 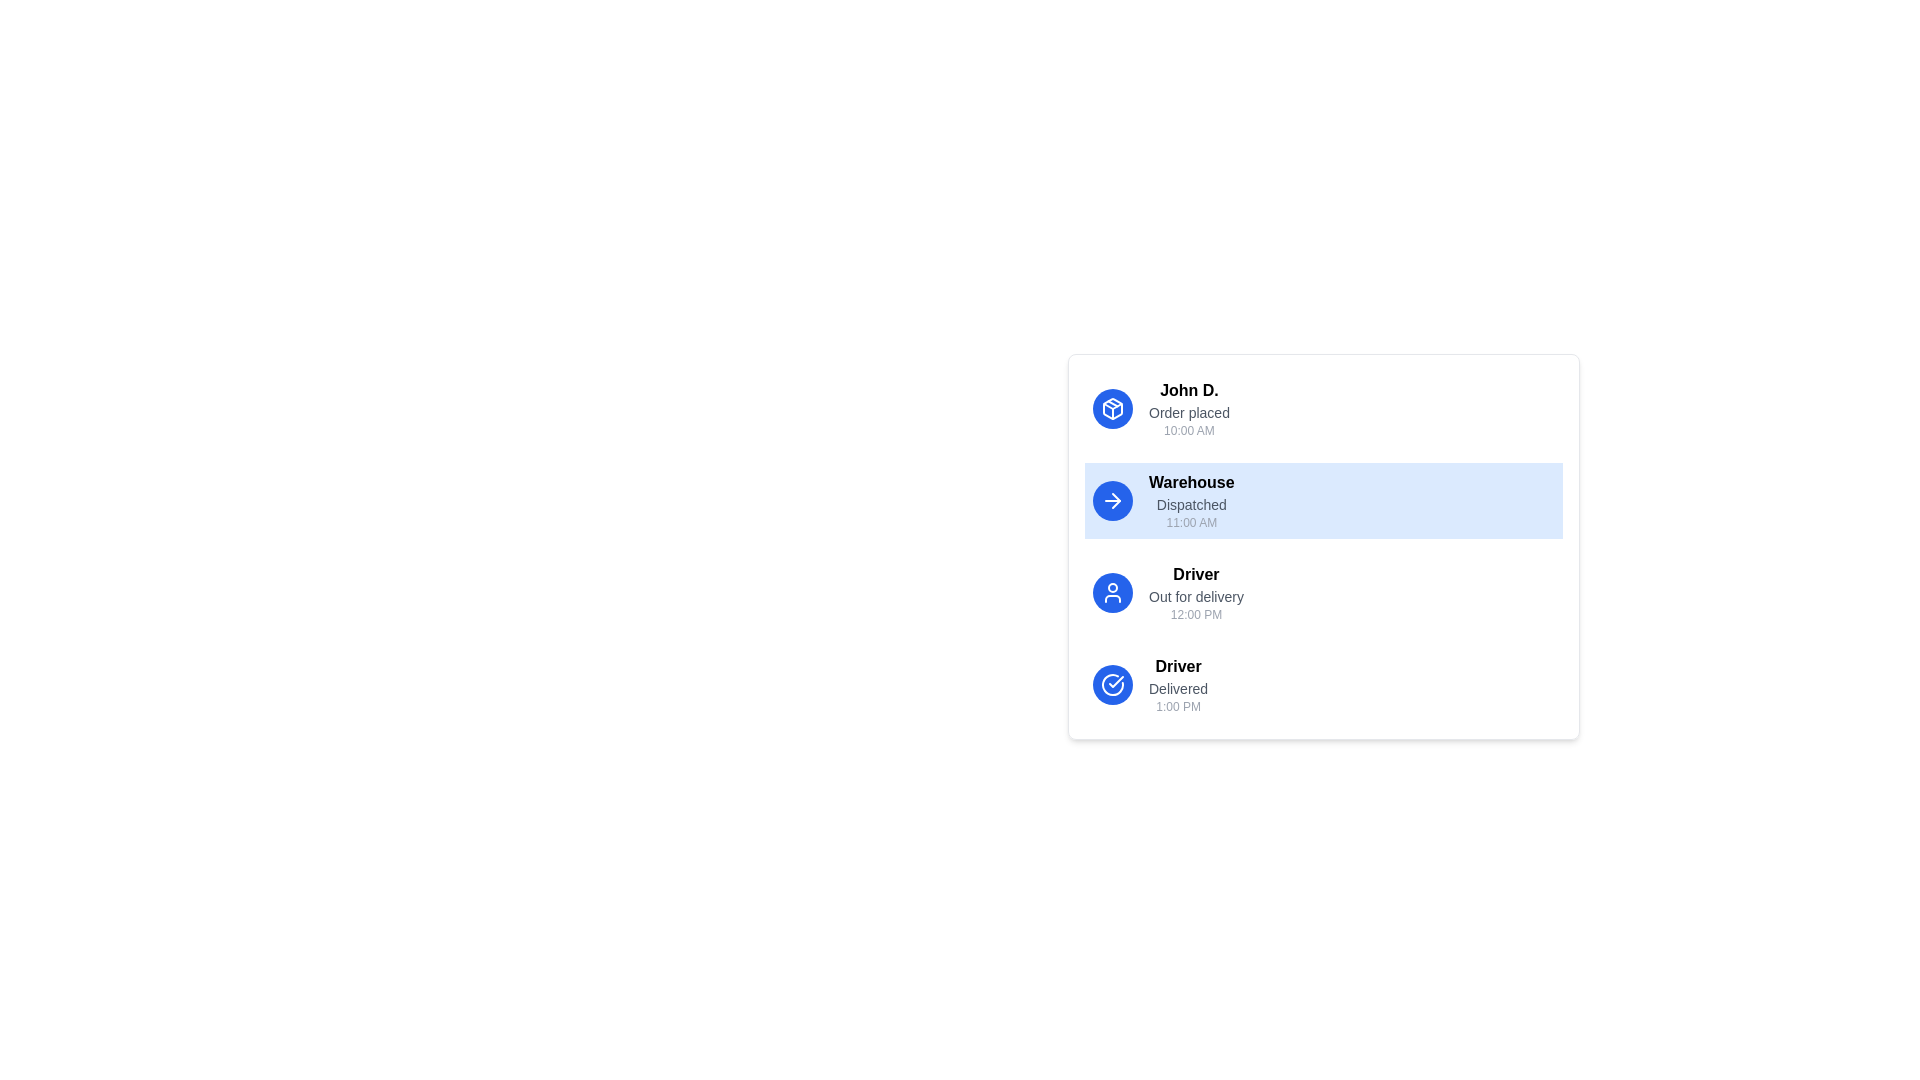 What do you see at coordinates (1115, 681) in the screenshot?
I see `the completion icon for the 'Warehouse' status, which is located within a blue circular background at the center of the 'Warehouse' row in the list` at bounding box center [1115, 681].